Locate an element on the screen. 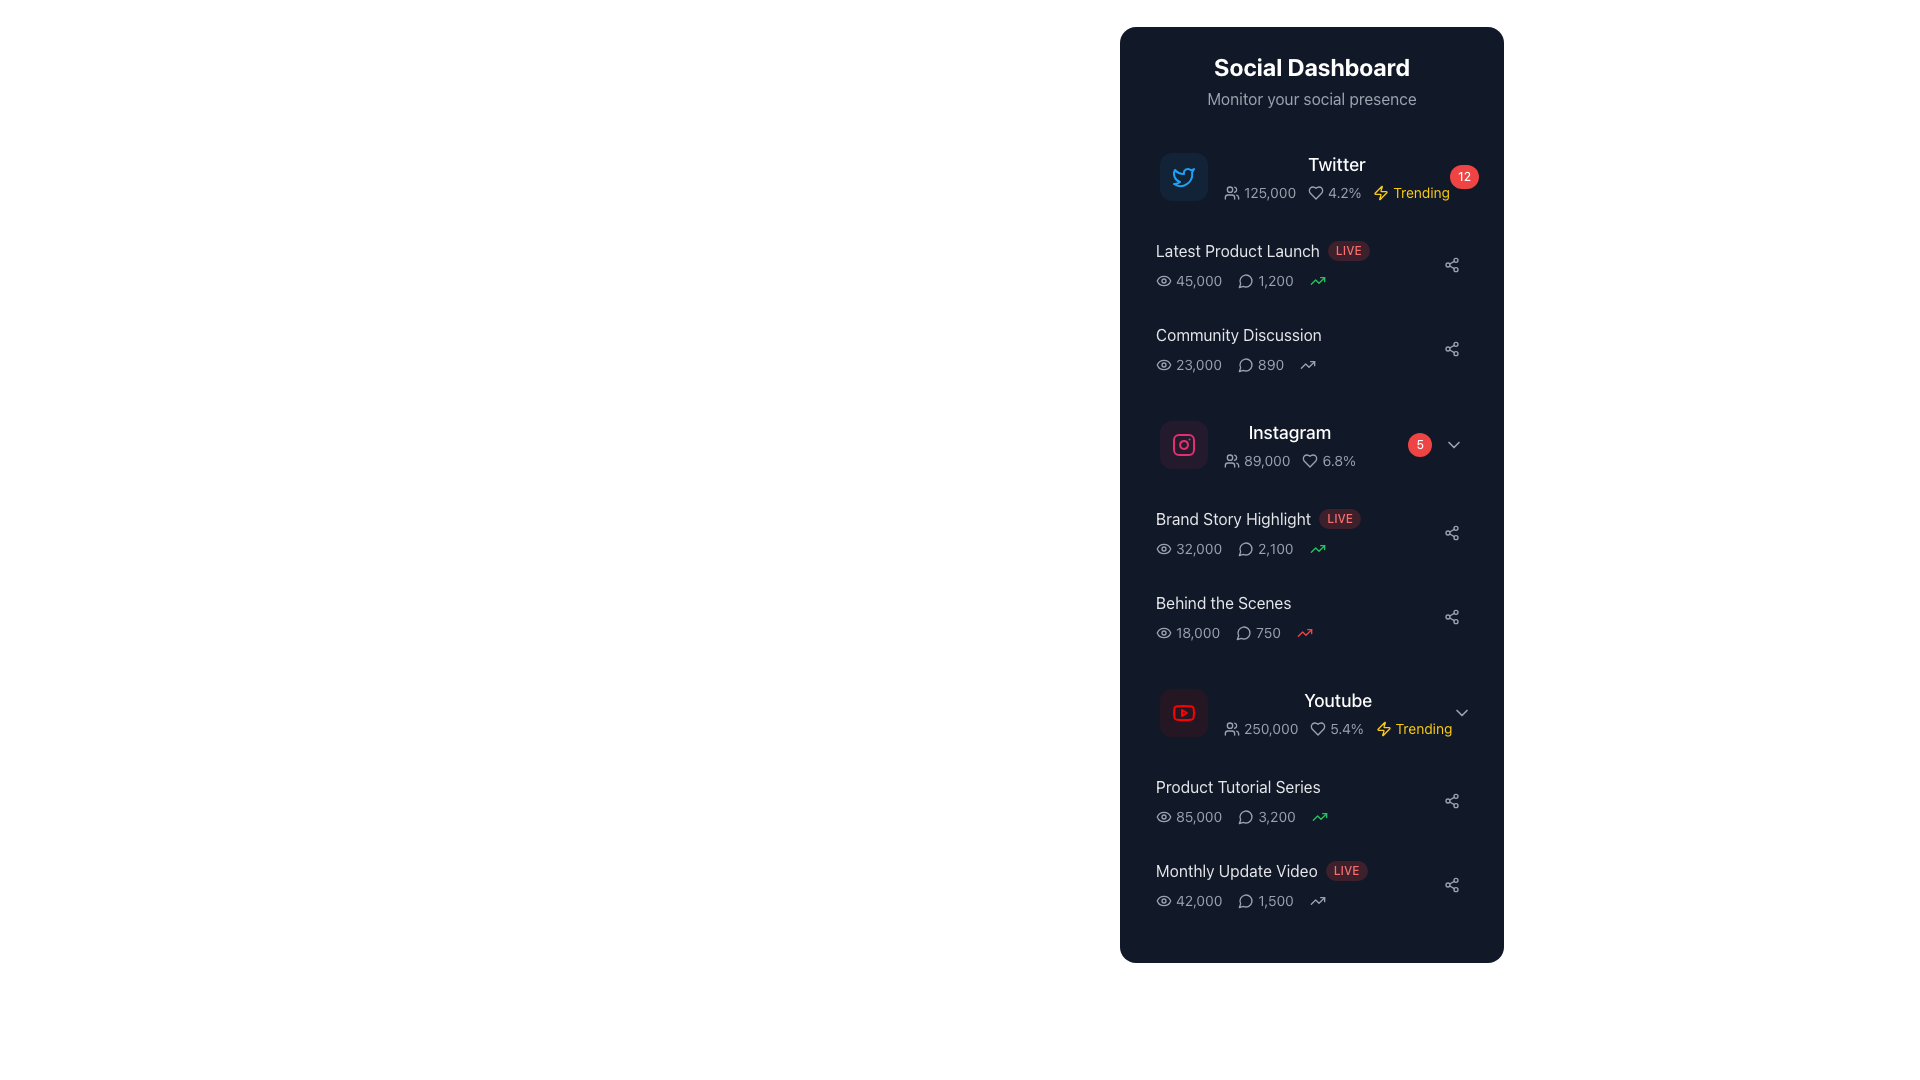  the chevron icon at the far right end of the 'Youtube' section is located at coordinates (1462, 712).